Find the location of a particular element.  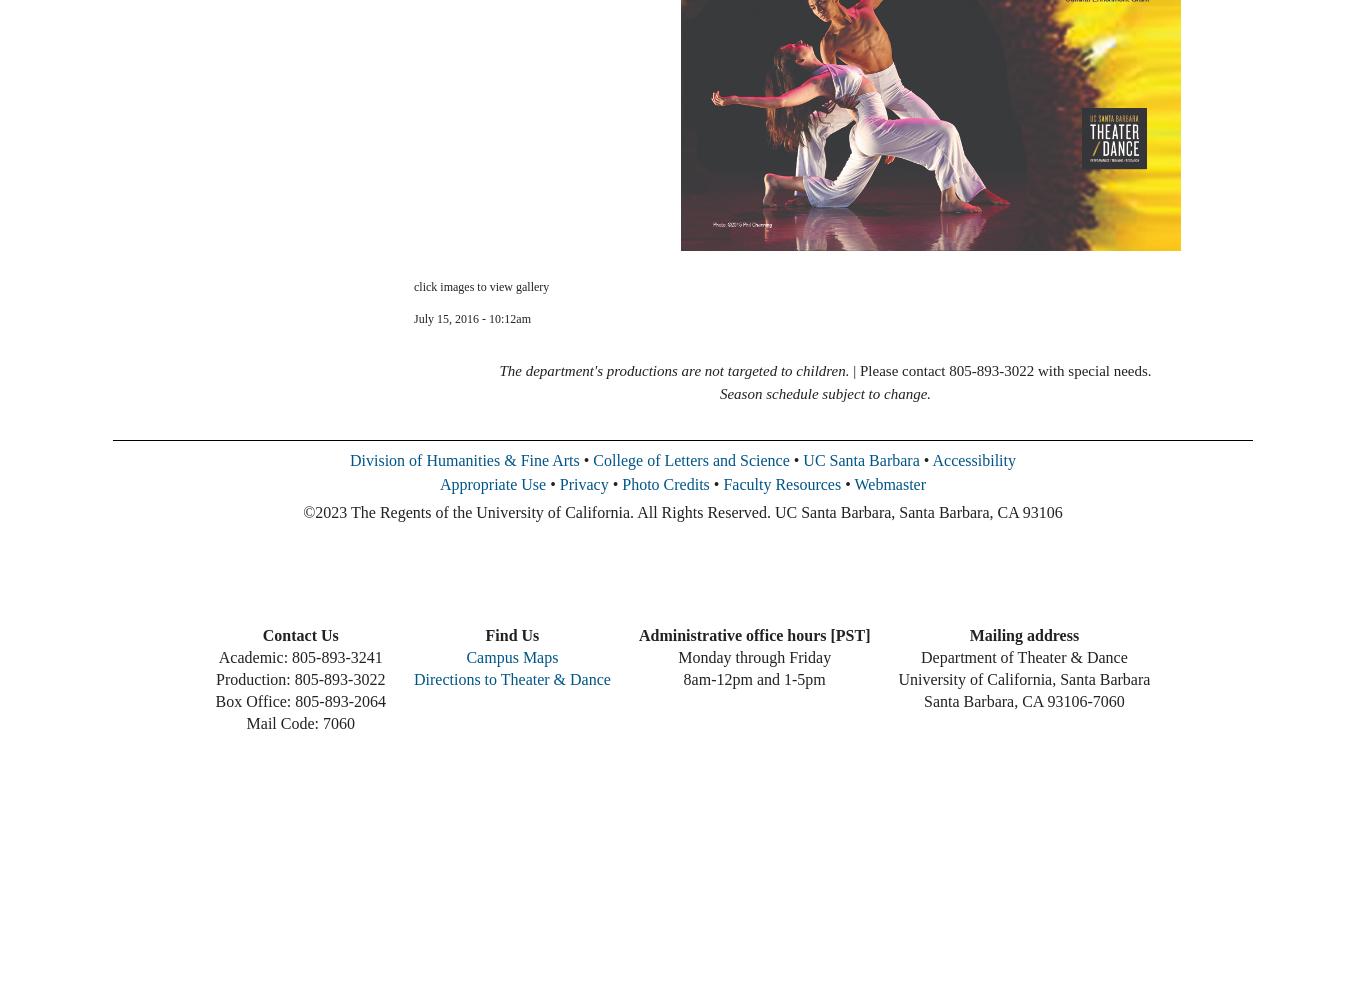

'Box Office: 805-893-2064' is located at coordinates (299, 700).